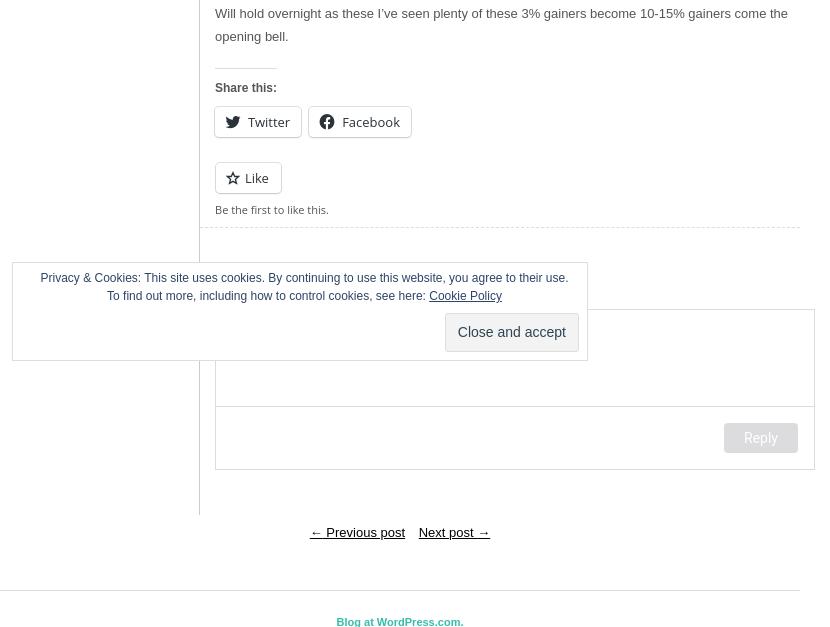 Image resolution: width=830 pixels, height=627 pixels. What do you see at coordinates (363, 531) in the screenshot?
I see `'Previous post'` at bounding box center [363, 531].